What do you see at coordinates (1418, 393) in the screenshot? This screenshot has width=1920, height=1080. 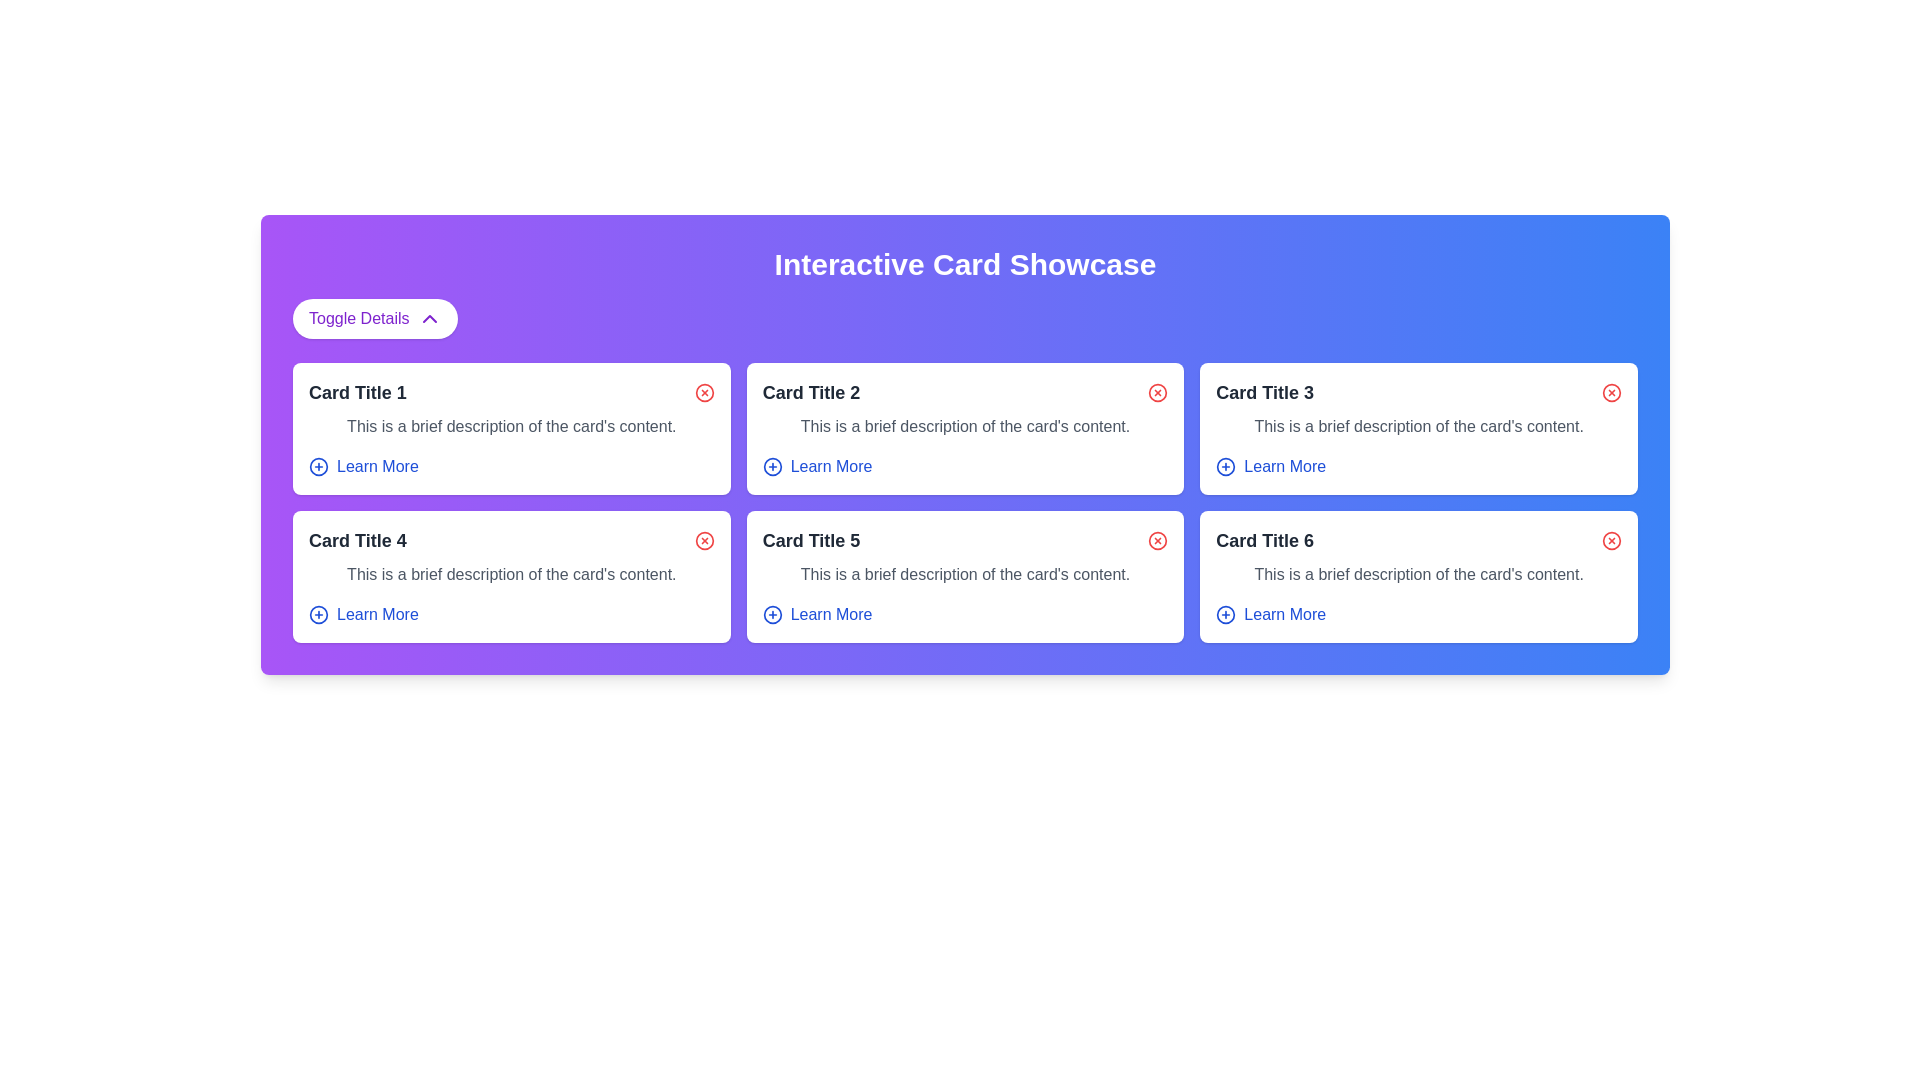 I see `the header section of the card element that displays the title 'Card Title 3' and contains a red circular icon with an 'X' symbol, located in the top-right section of the grid layout` at bounding box center [1418, 393].